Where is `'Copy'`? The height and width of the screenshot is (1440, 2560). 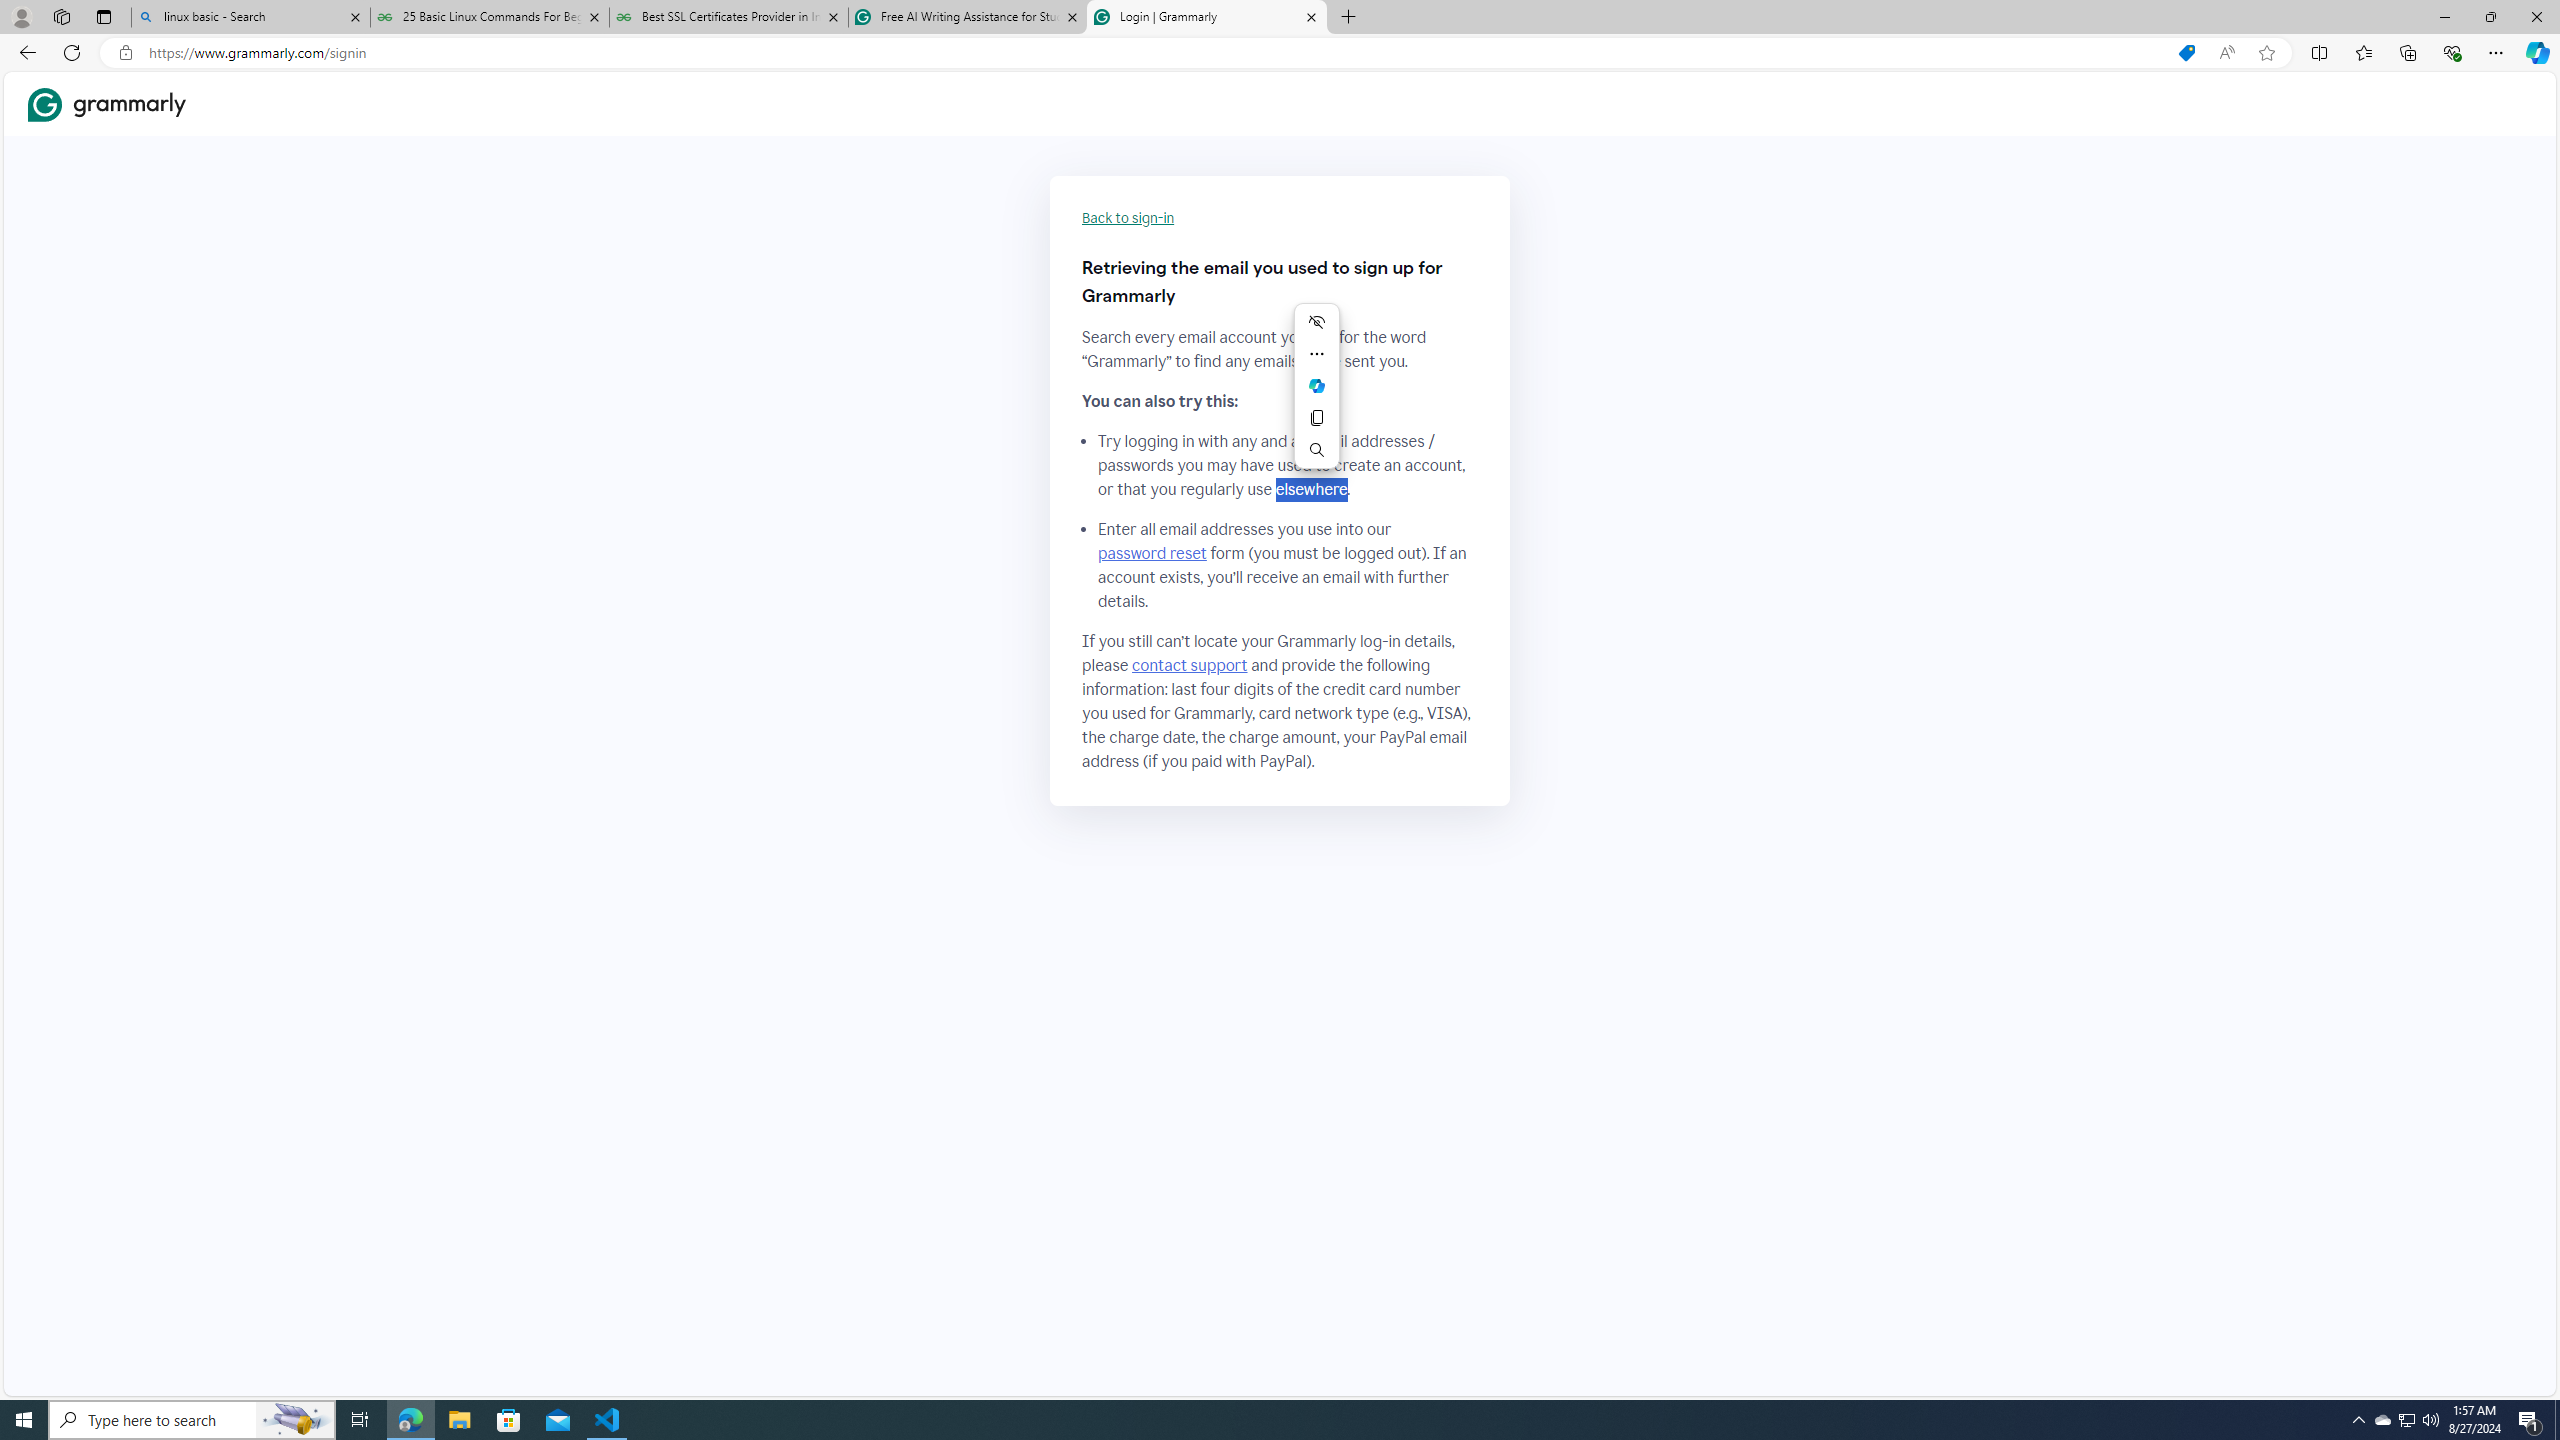 'Copy' is located at coordinates (1316, 417).